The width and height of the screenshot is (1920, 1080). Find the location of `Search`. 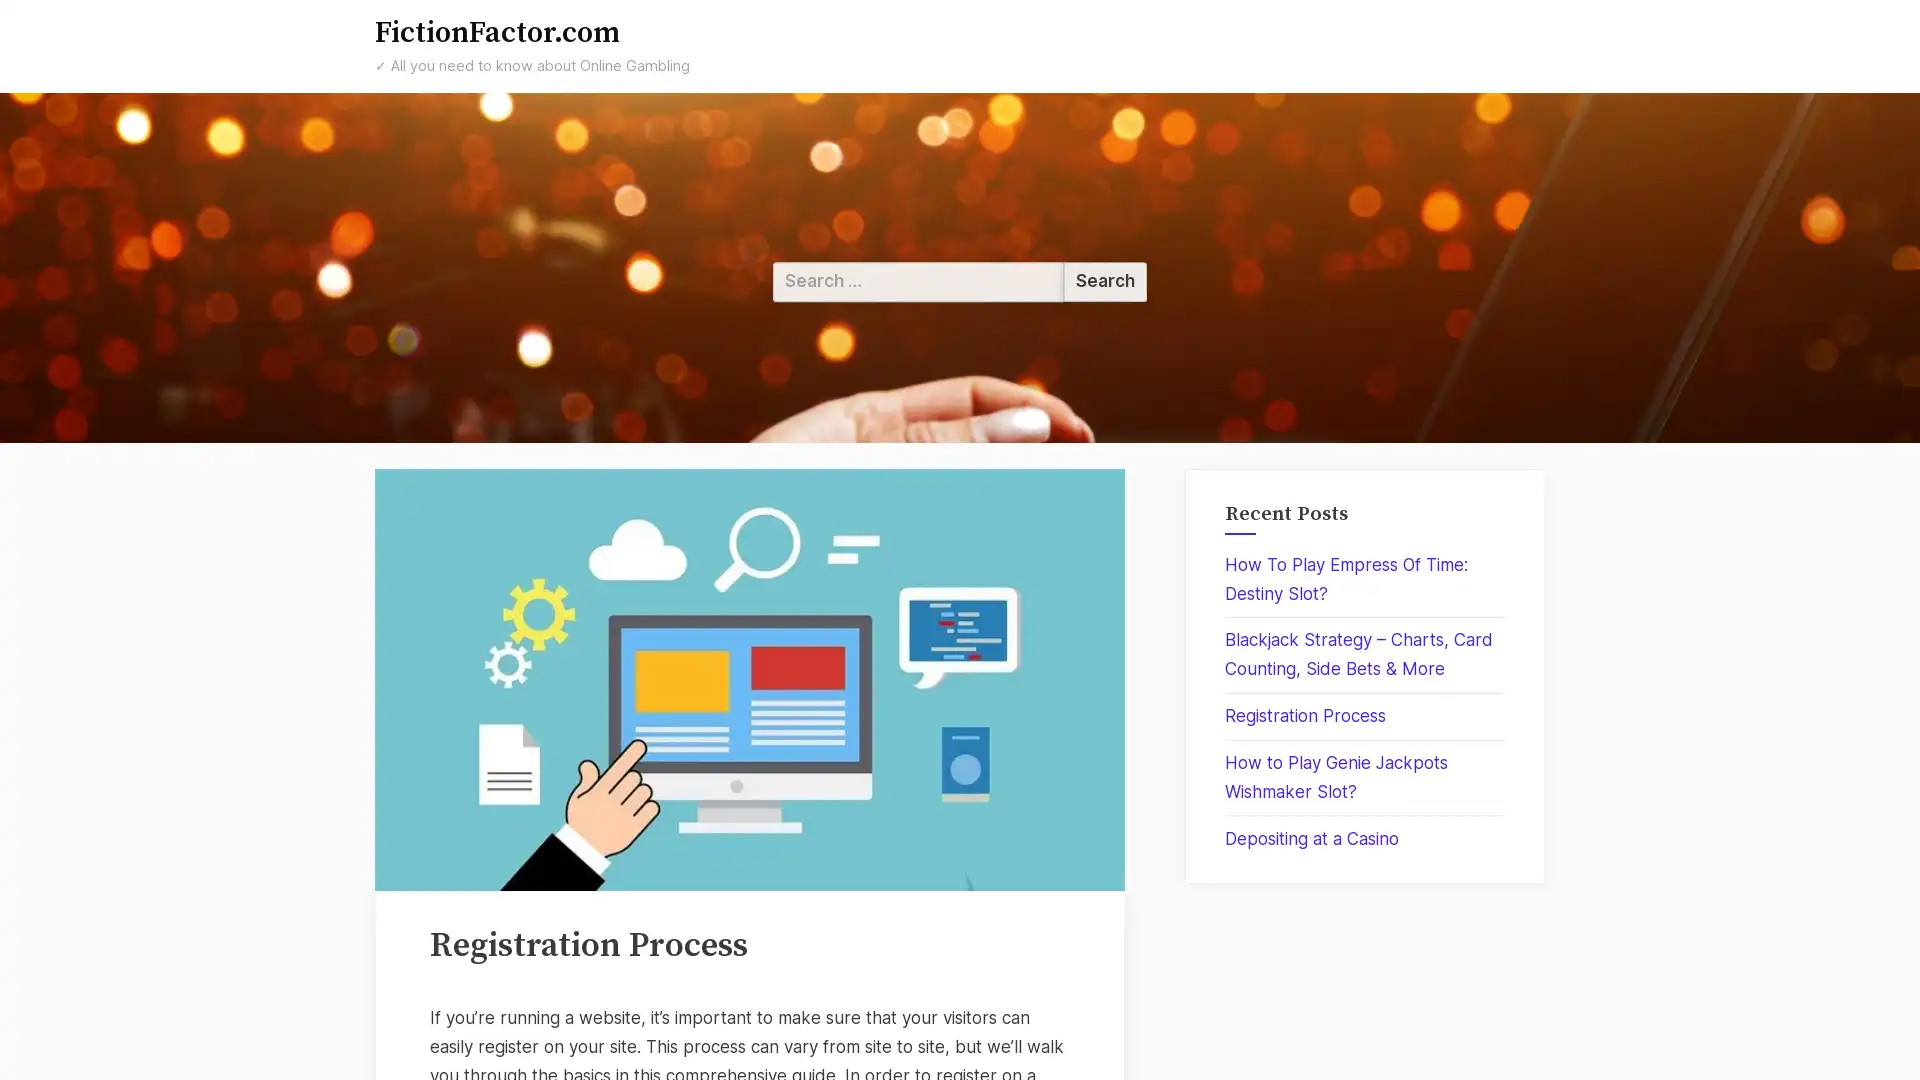

Search is located at coordinates (1104, 281).